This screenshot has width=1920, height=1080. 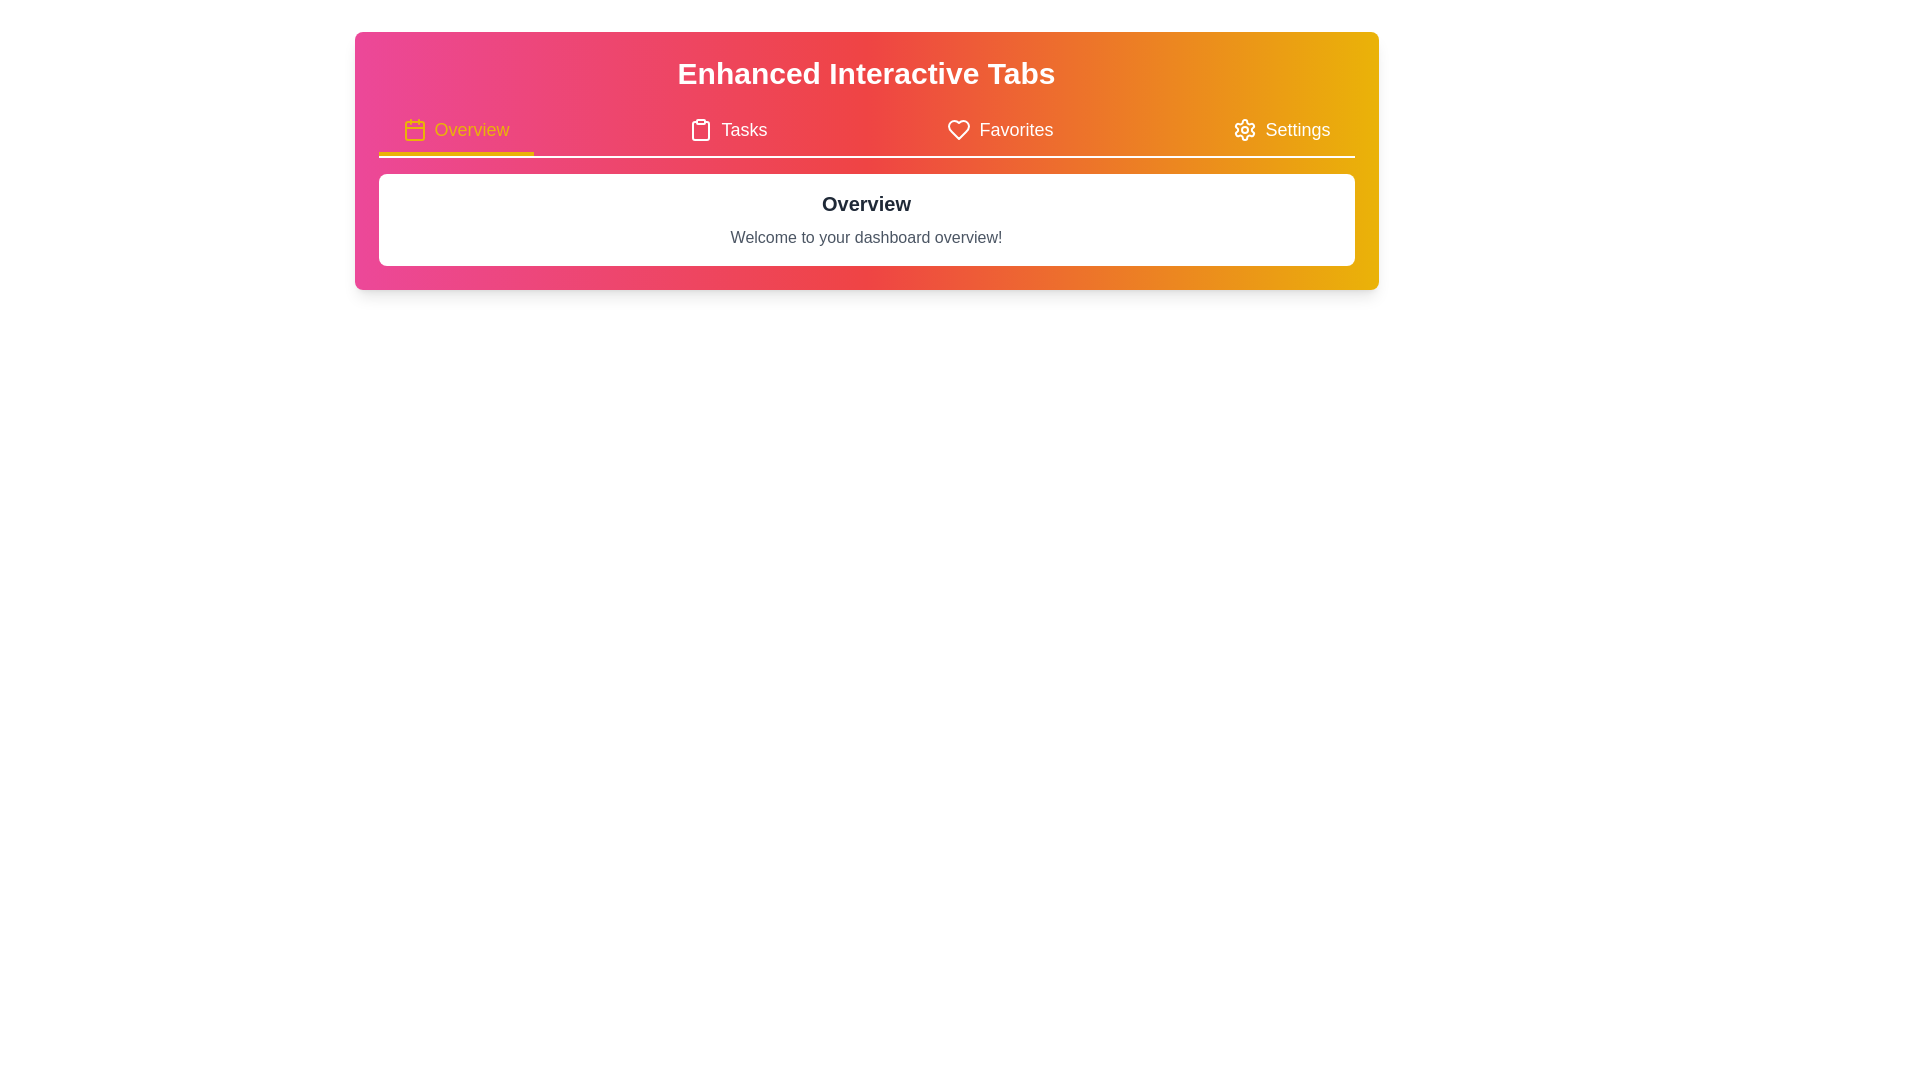 What do you see at coordinates (455, 131) in the screenshot?
I see `the 'Overview' button, which is the first tab` at bounding box center [455, 131].